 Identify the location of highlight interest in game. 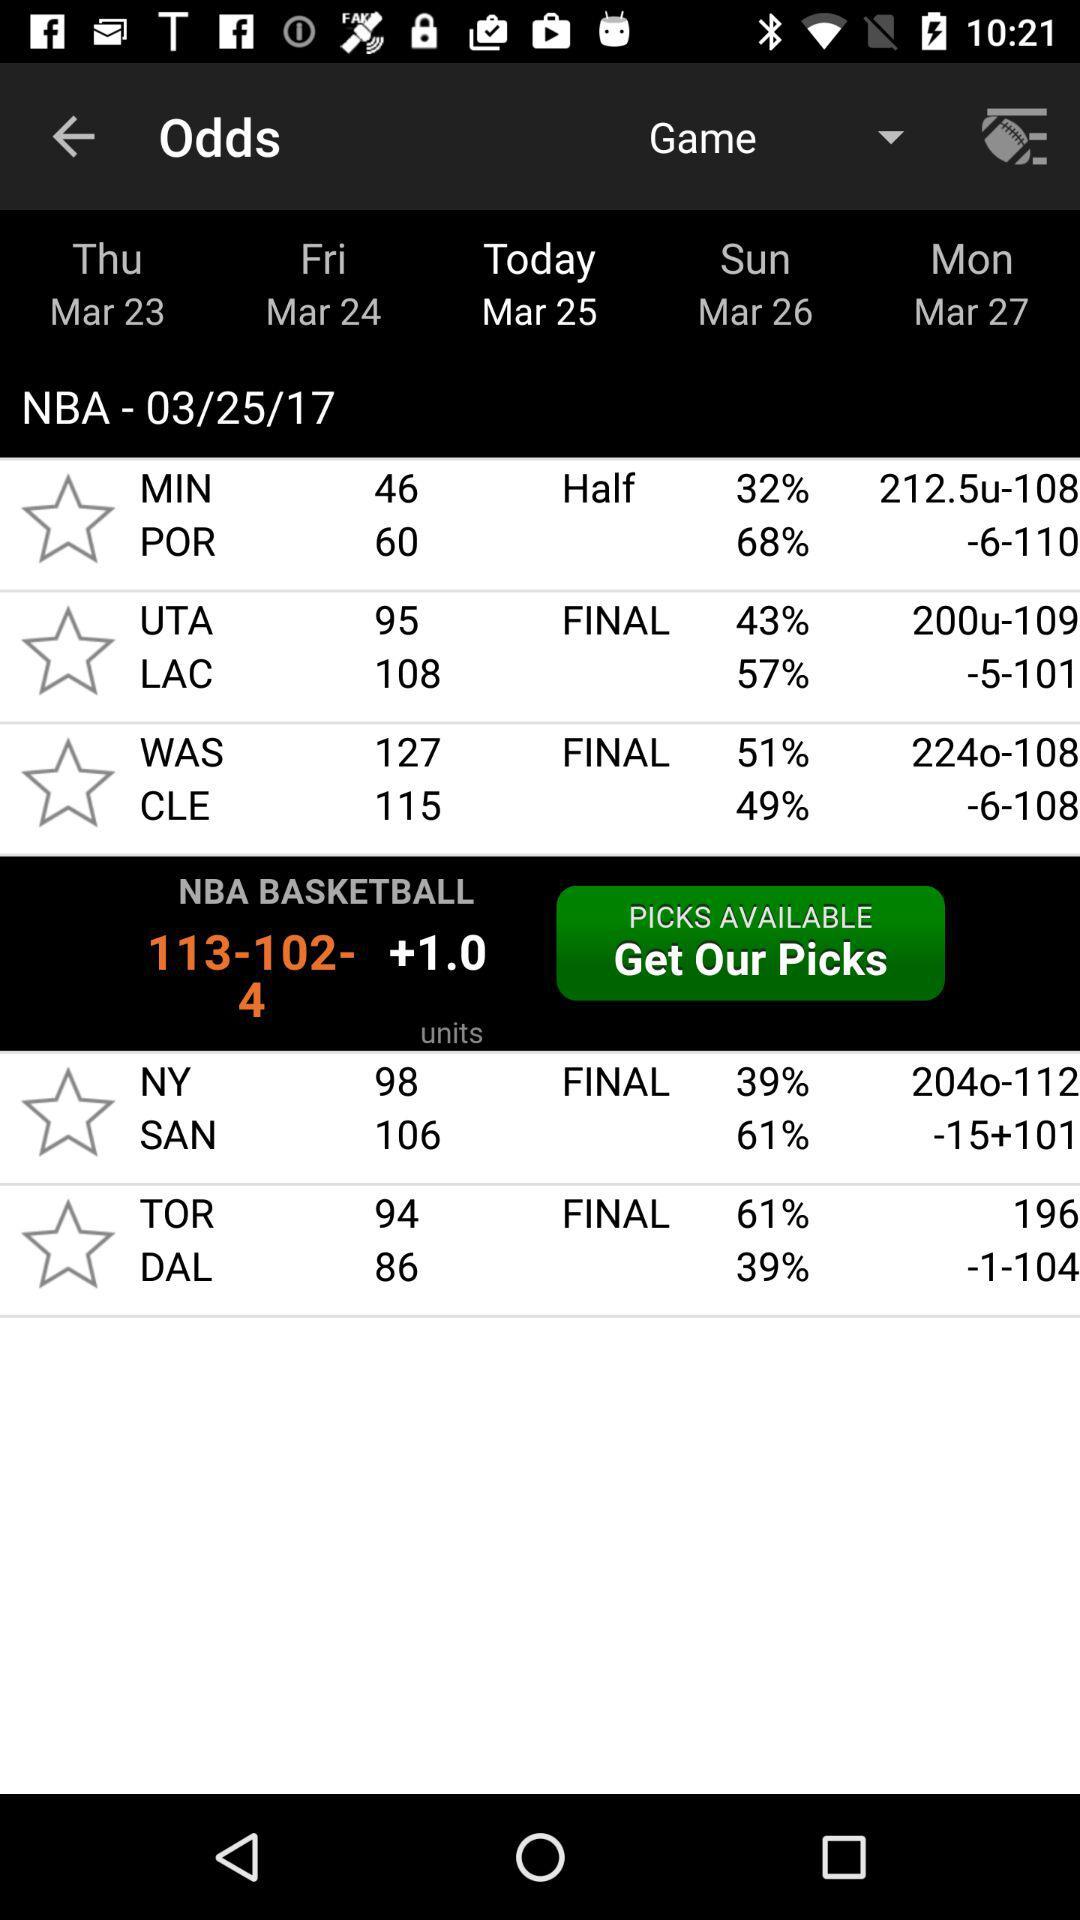
(67, 1242).